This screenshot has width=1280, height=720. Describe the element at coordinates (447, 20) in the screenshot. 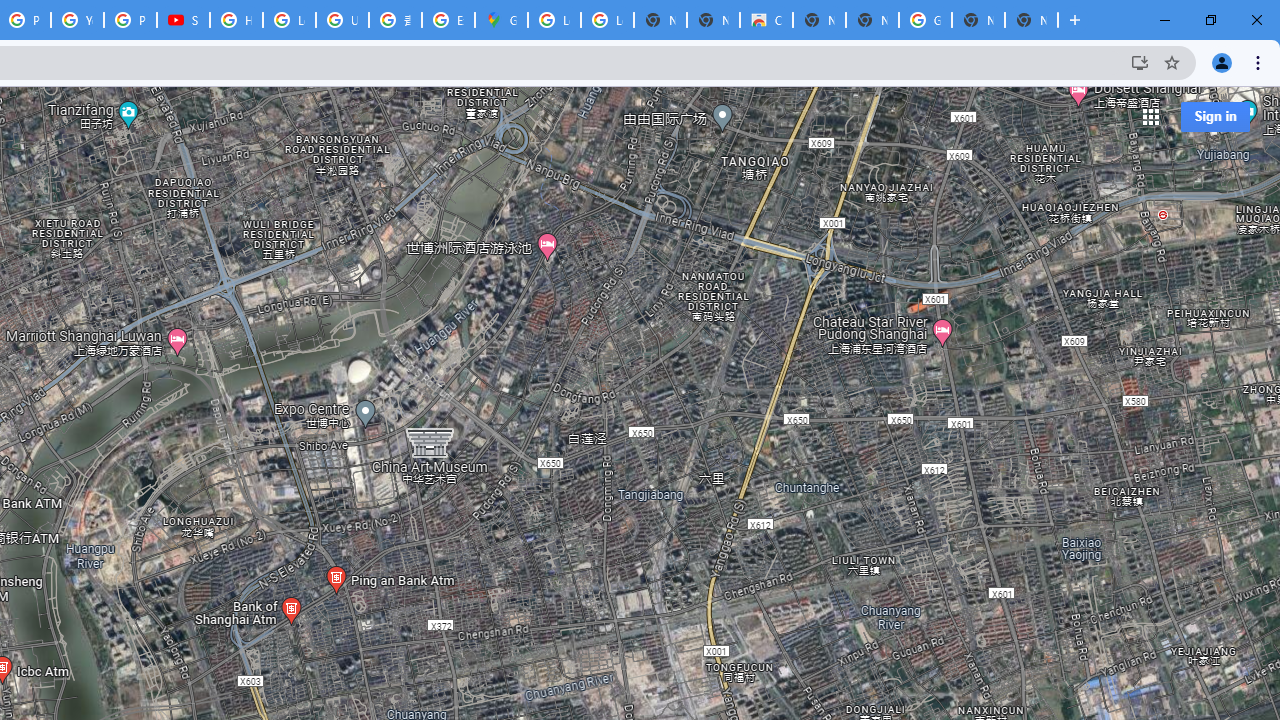

I see `'Explore new street-level details - Google Maps Help'` at that location.